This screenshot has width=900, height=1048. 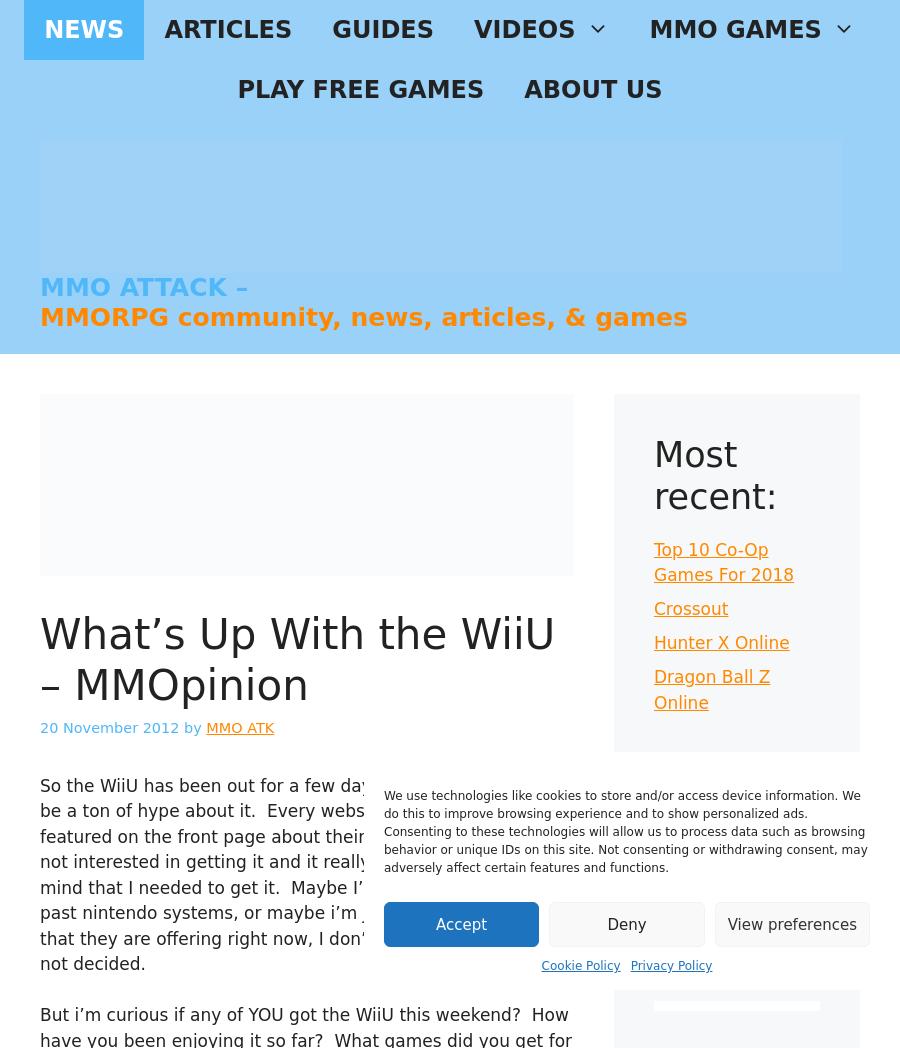 I want to click on '20 November 2012', so click(x=108, y=727).